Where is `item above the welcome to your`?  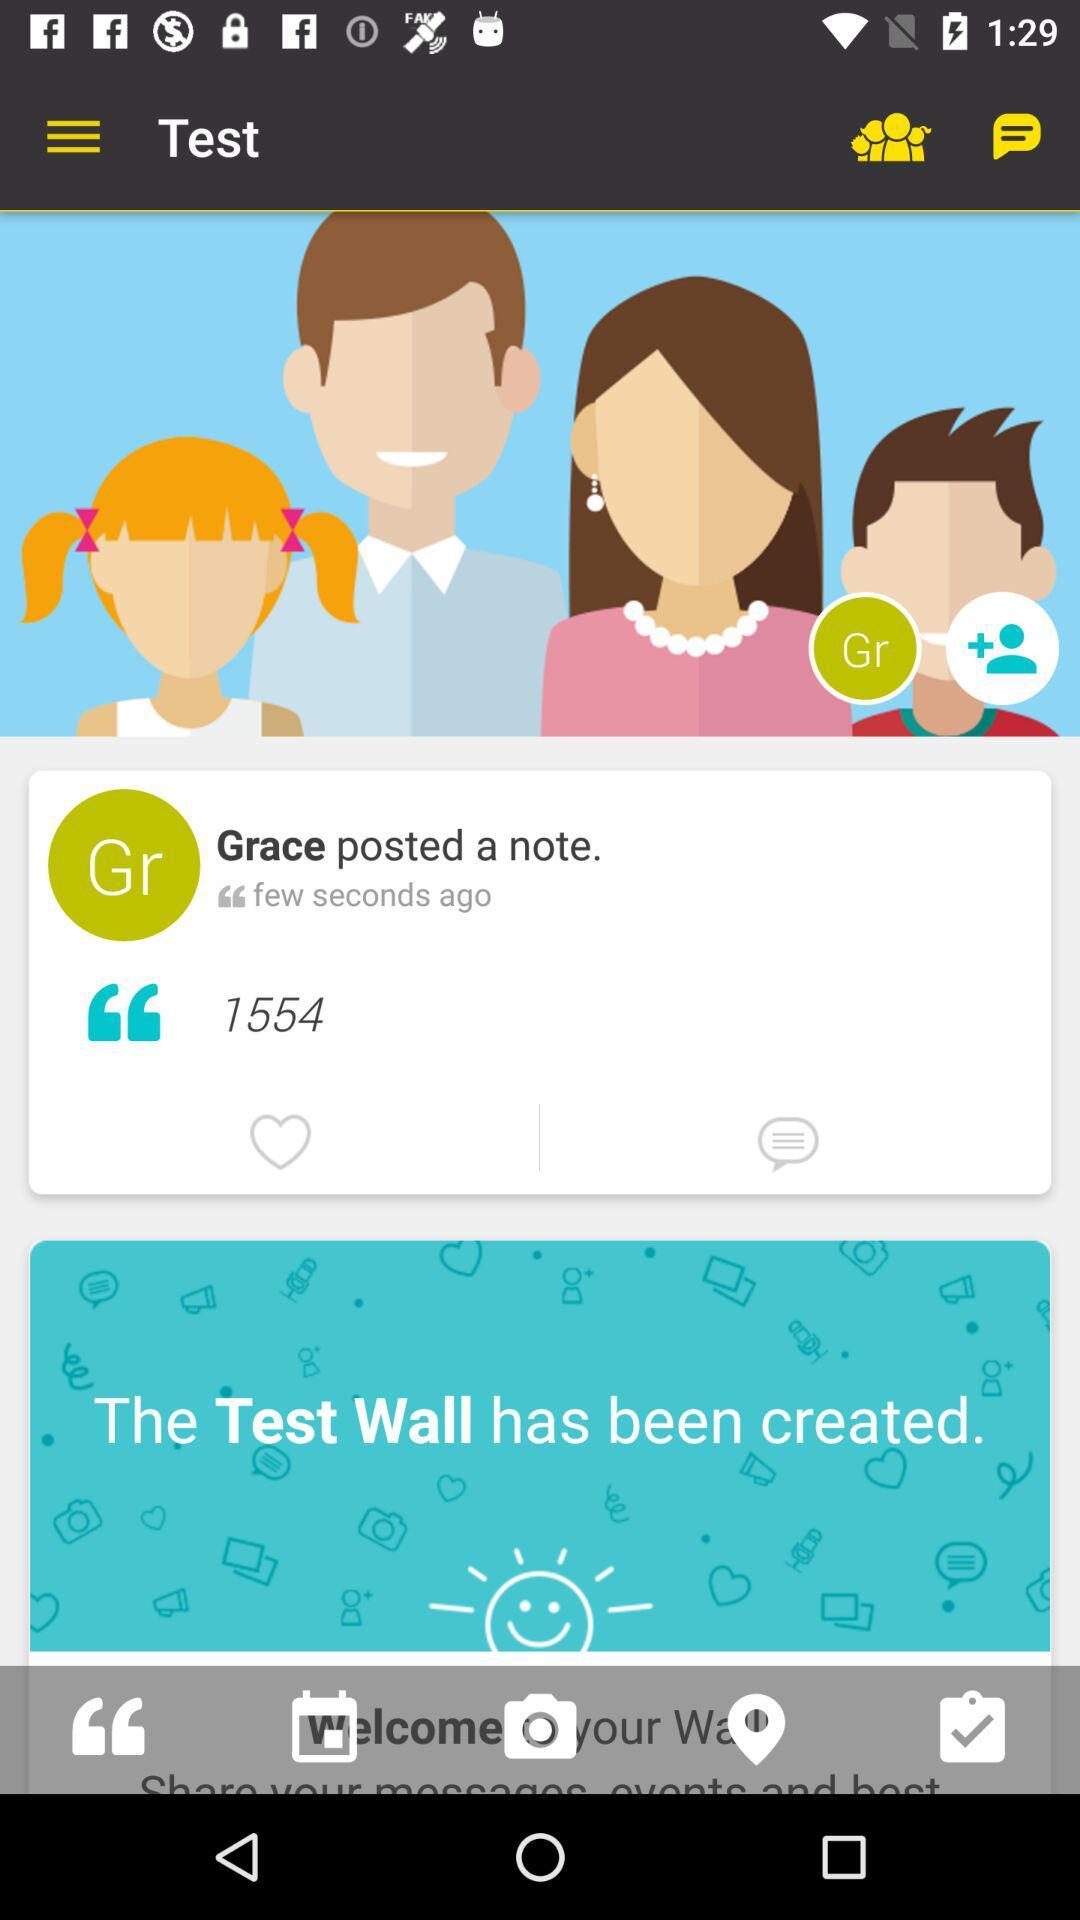
item above the welcome to your is located at coordinates (540, 1445).